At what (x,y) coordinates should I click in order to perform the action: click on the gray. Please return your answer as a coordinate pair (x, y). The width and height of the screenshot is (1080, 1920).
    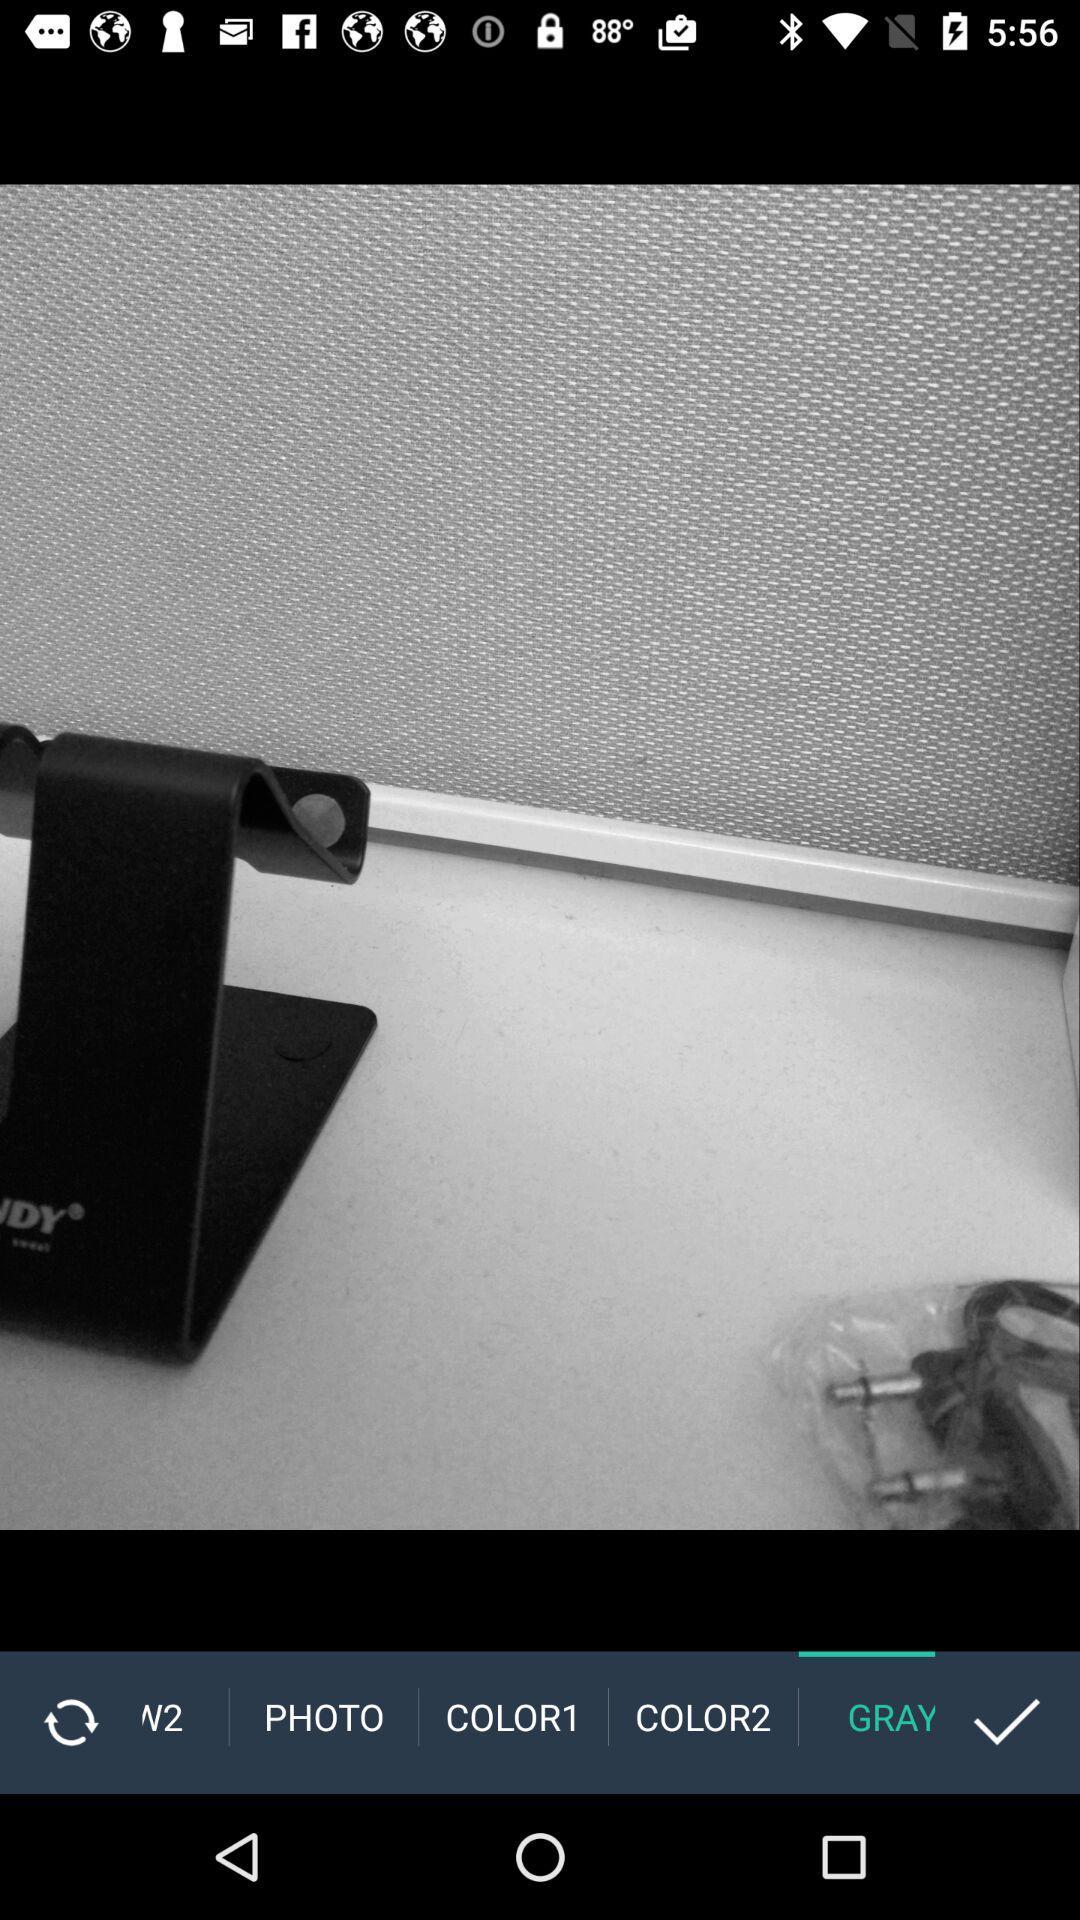
    Looking at the image, I should click on (866, 1716).